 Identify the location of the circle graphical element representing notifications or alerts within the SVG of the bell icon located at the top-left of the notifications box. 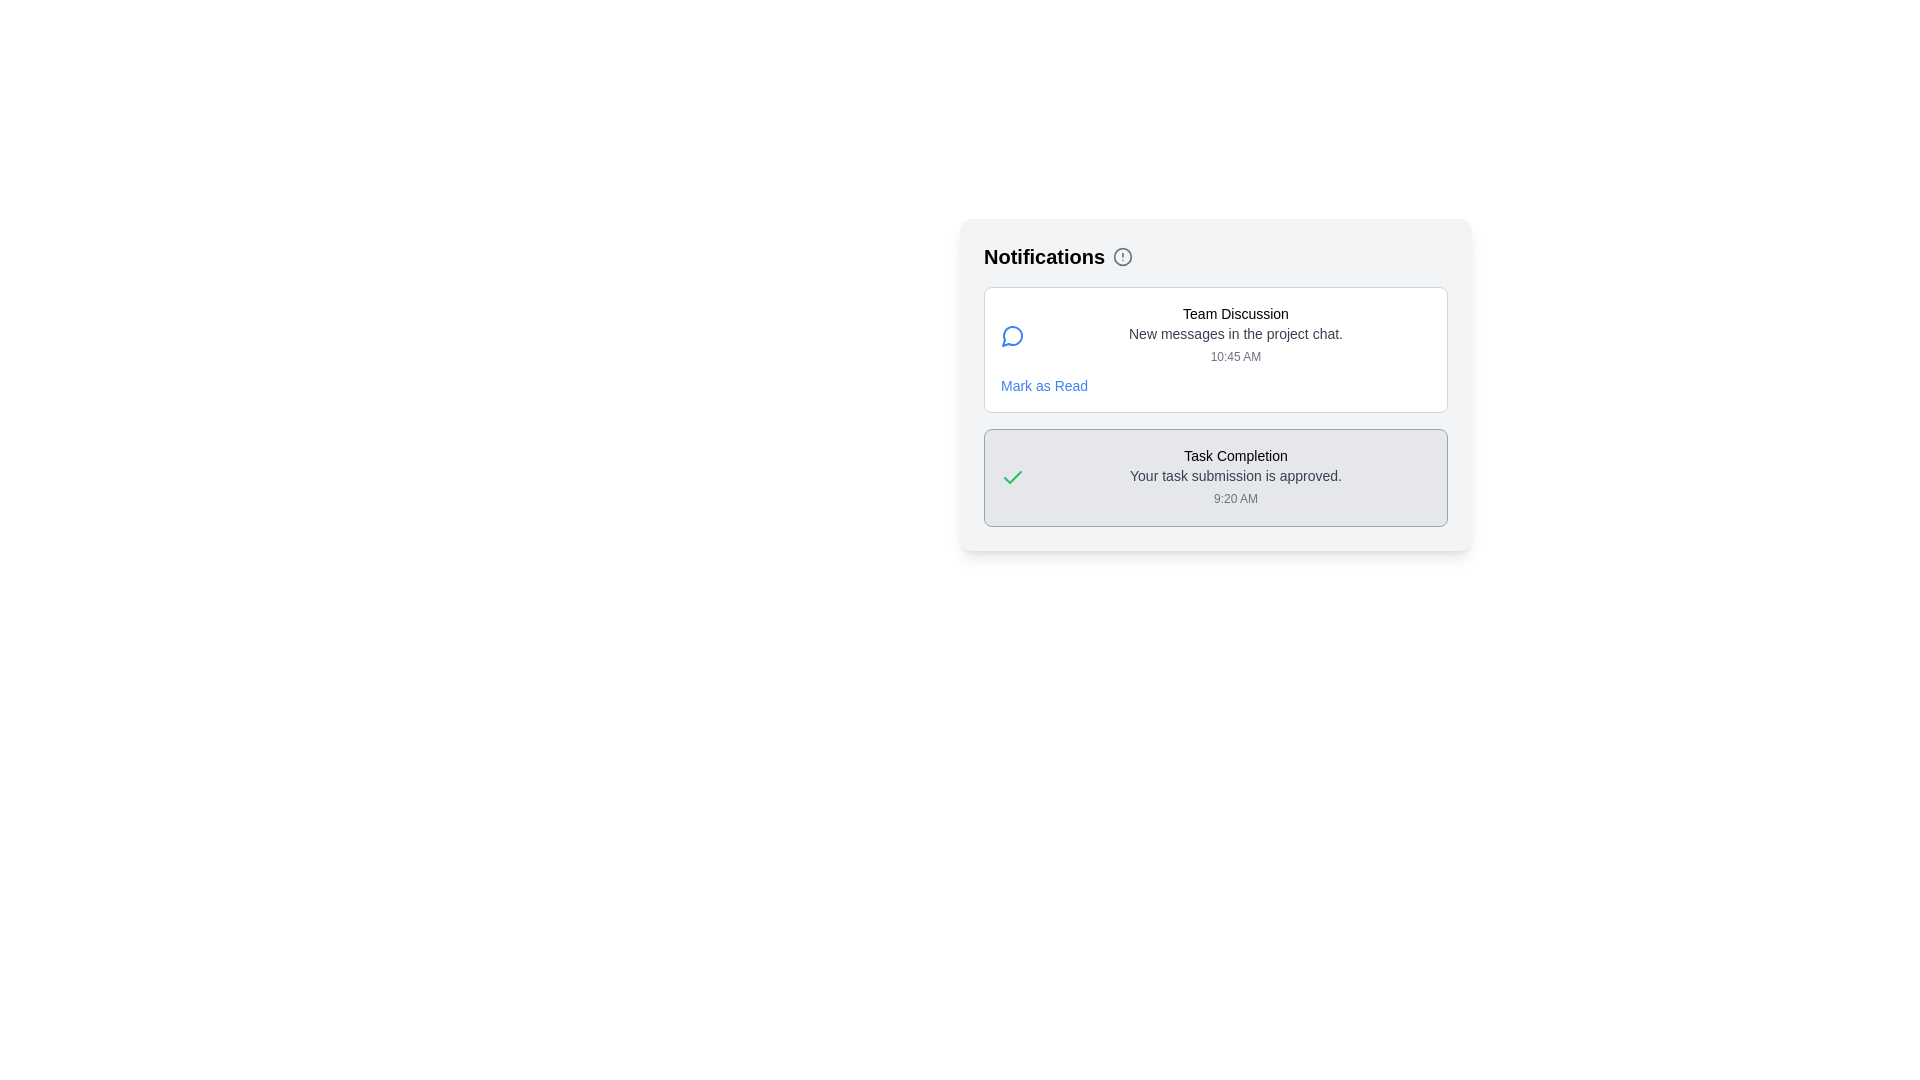
(1123, 256).